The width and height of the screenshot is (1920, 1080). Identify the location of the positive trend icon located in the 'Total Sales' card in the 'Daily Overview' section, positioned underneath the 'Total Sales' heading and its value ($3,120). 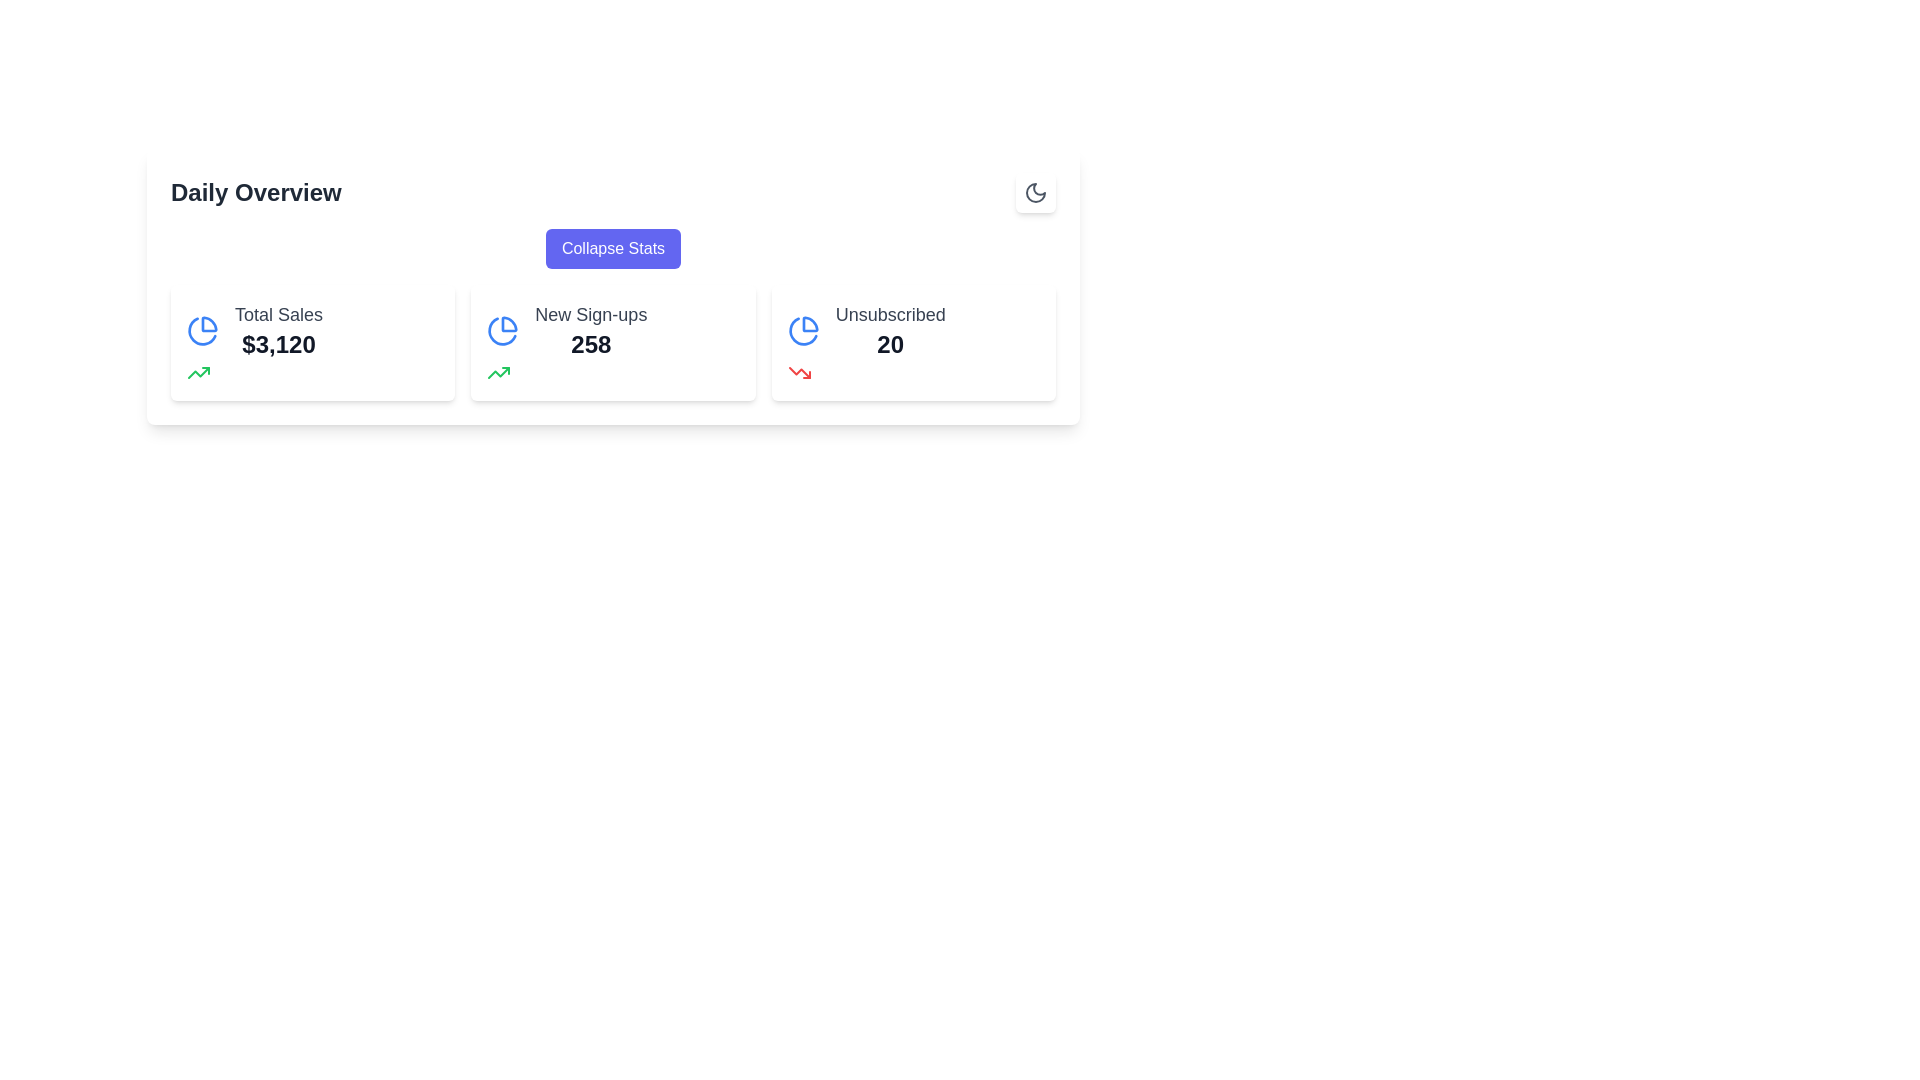
(499, 373).